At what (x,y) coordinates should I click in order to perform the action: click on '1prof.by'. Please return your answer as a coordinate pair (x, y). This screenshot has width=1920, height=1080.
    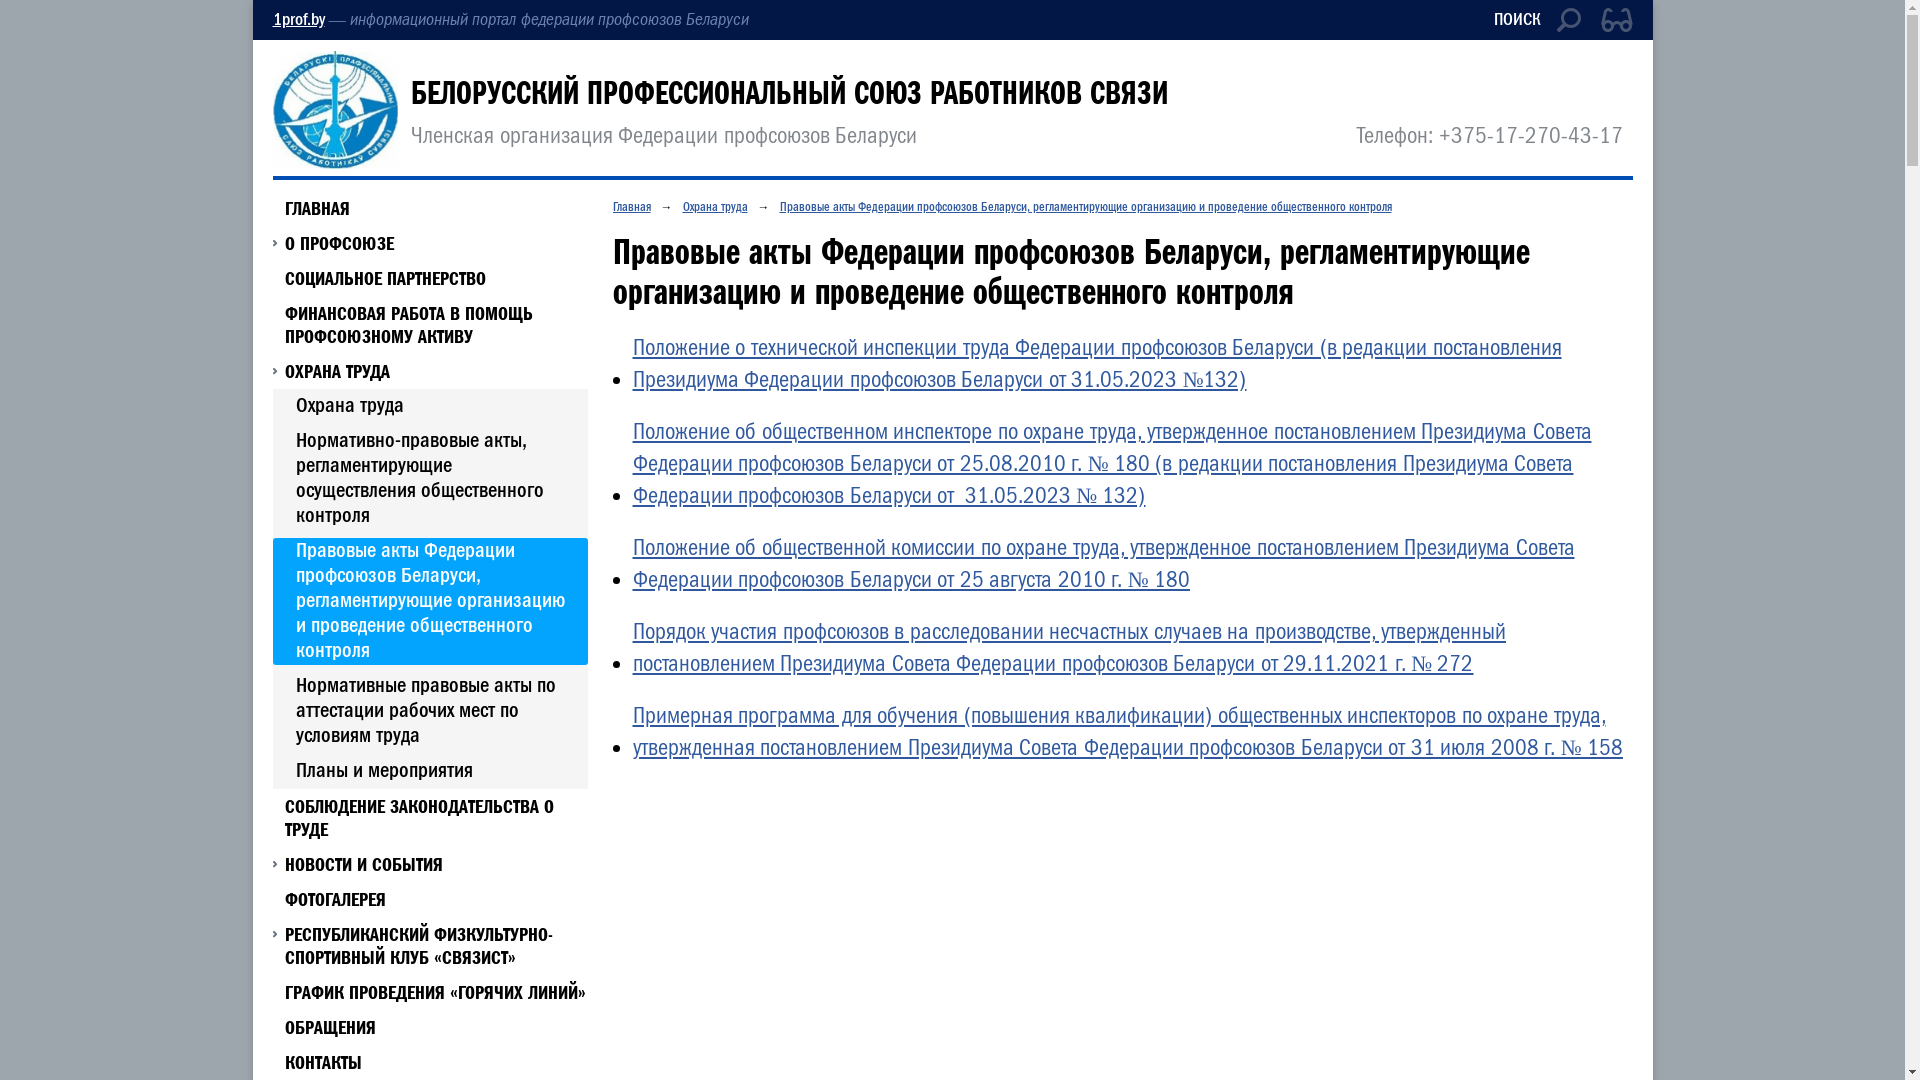
    Looking at the image, I should click on (271, 19).